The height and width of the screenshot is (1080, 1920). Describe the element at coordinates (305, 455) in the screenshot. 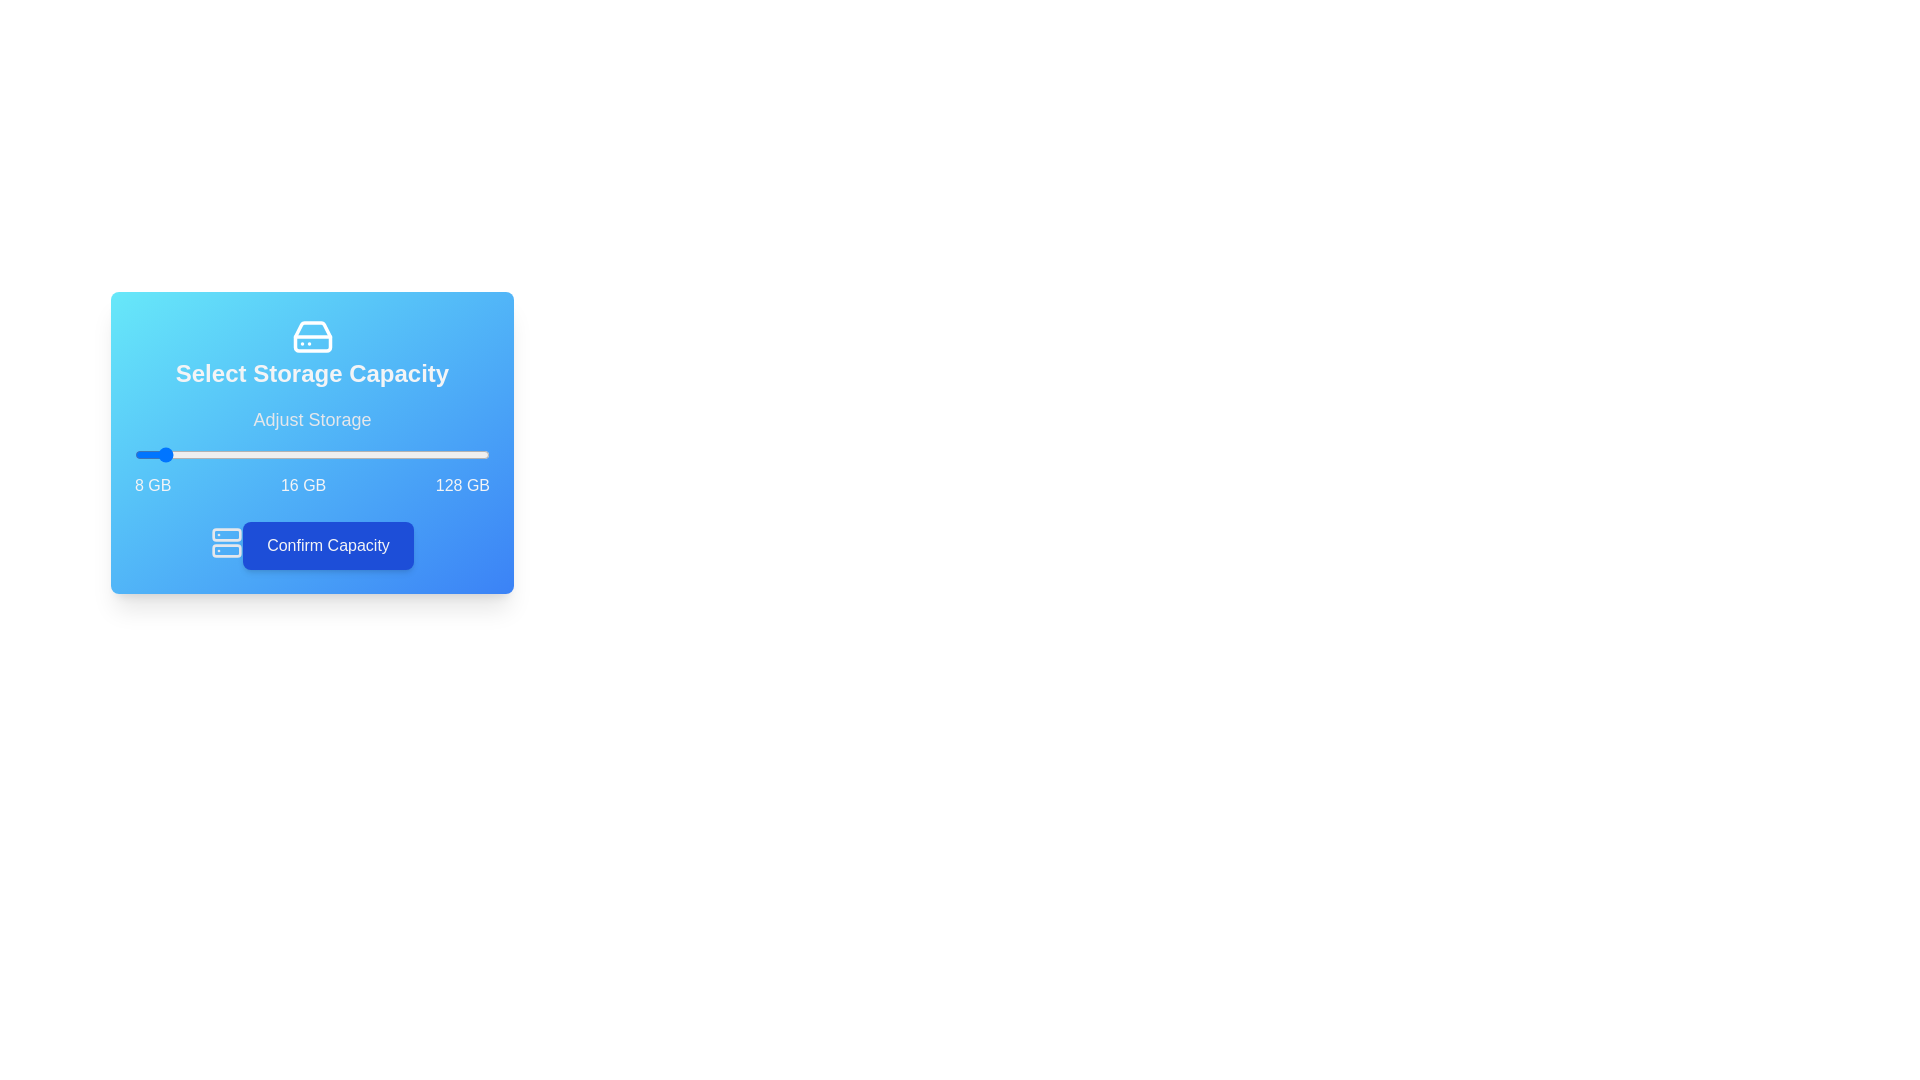

I see `the storage slider to set the capacity to 66 GB` at that location.